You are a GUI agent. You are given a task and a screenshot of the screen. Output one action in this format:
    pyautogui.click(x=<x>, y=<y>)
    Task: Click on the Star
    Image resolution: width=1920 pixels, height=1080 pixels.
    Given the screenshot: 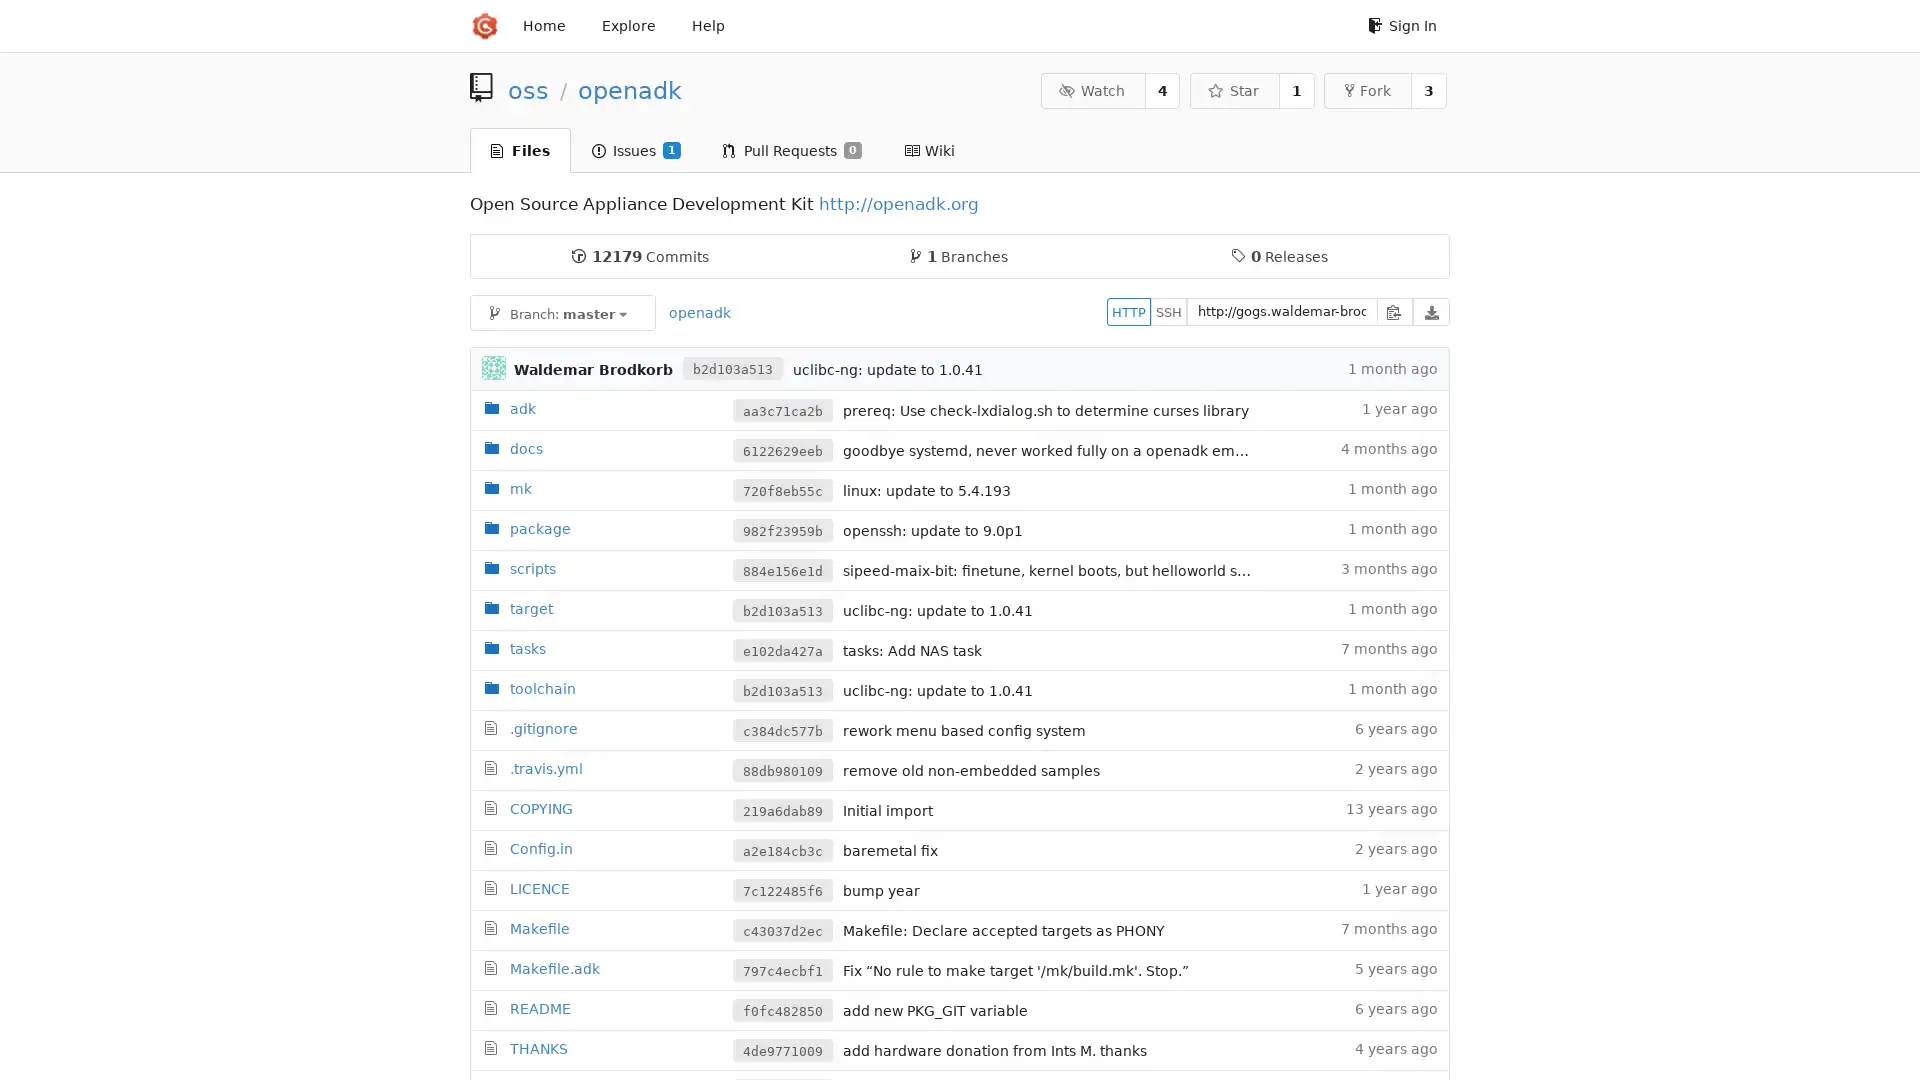 What is the action you would take?
    pyautogui.click(x=1233, y=91)
    